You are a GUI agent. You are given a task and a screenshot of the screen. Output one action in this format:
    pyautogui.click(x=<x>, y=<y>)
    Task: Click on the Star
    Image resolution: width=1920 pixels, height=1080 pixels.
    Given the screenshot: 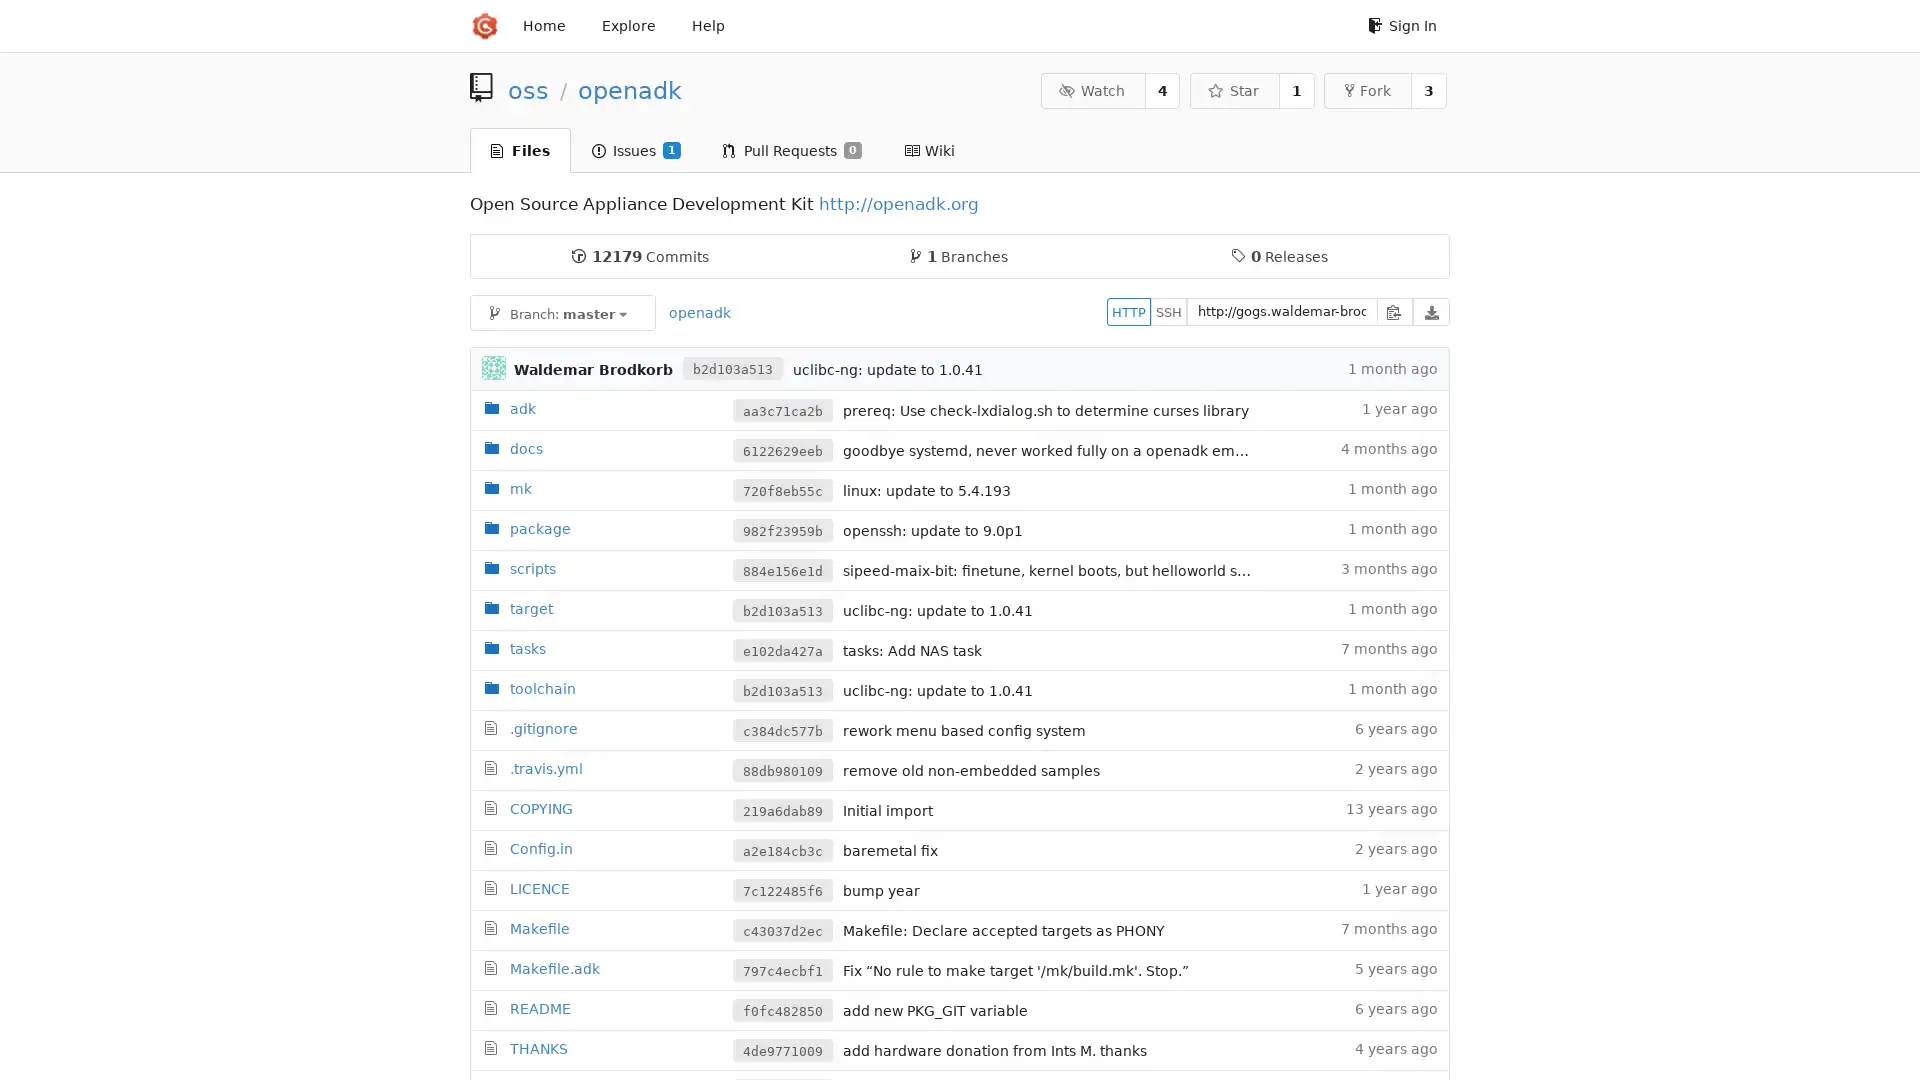 What is the action you would take?
    pyautogui.click(x=1233, y=91)
    